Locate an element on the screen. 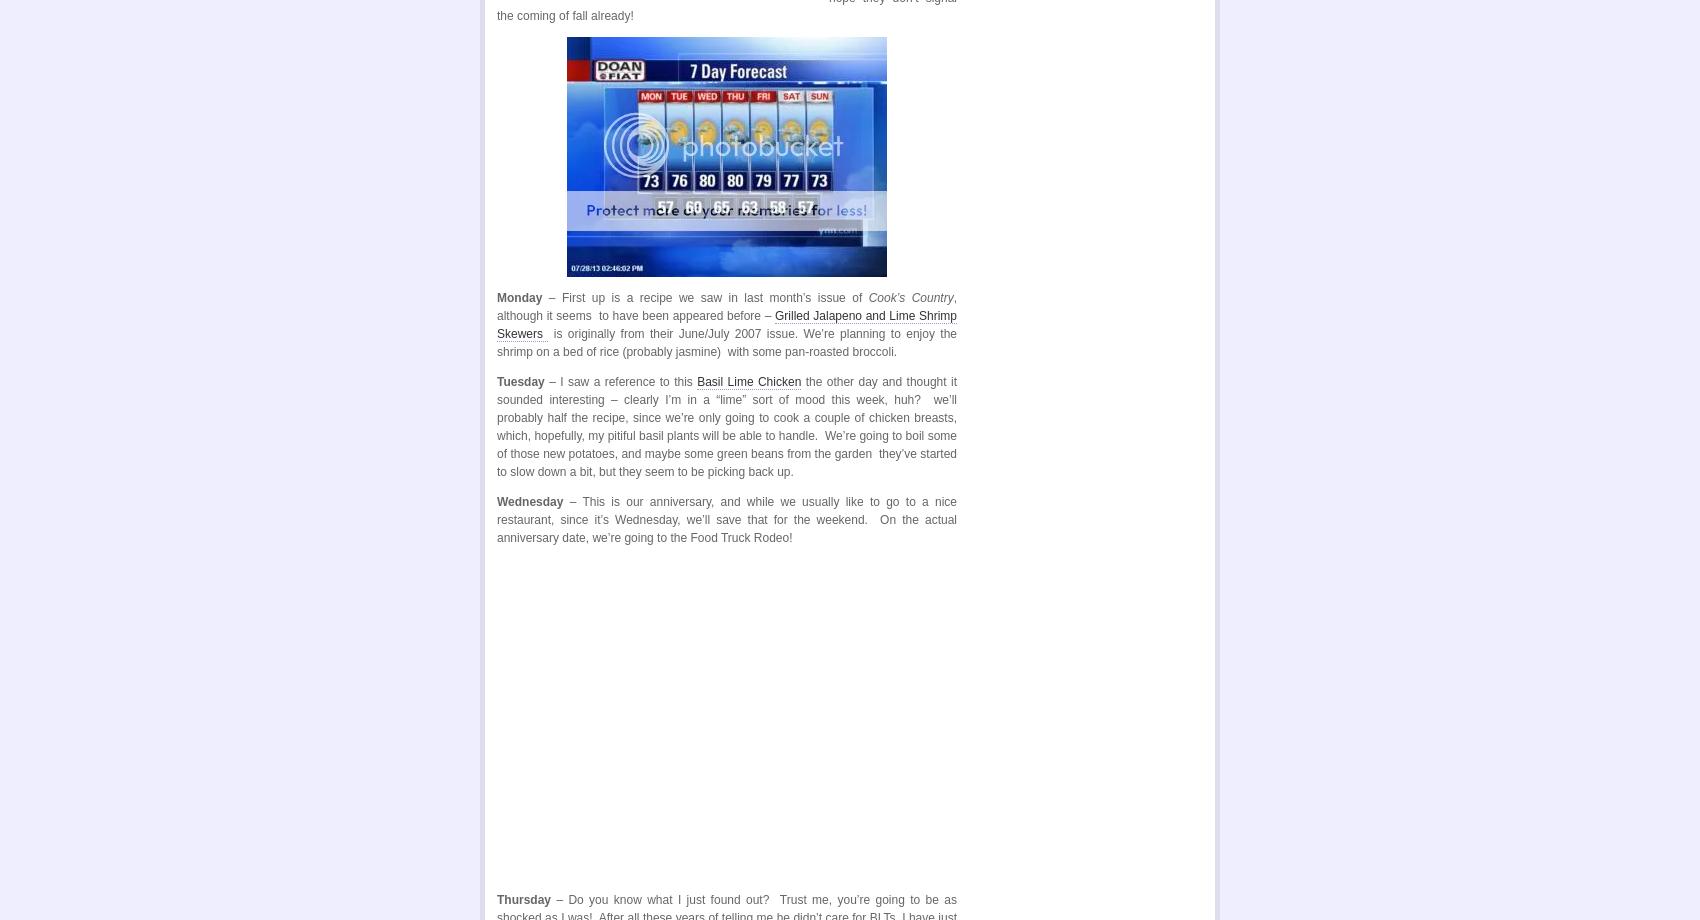  '– First up is a recipe we saw in last month’s issue of' is located at coordinates (704, 297).